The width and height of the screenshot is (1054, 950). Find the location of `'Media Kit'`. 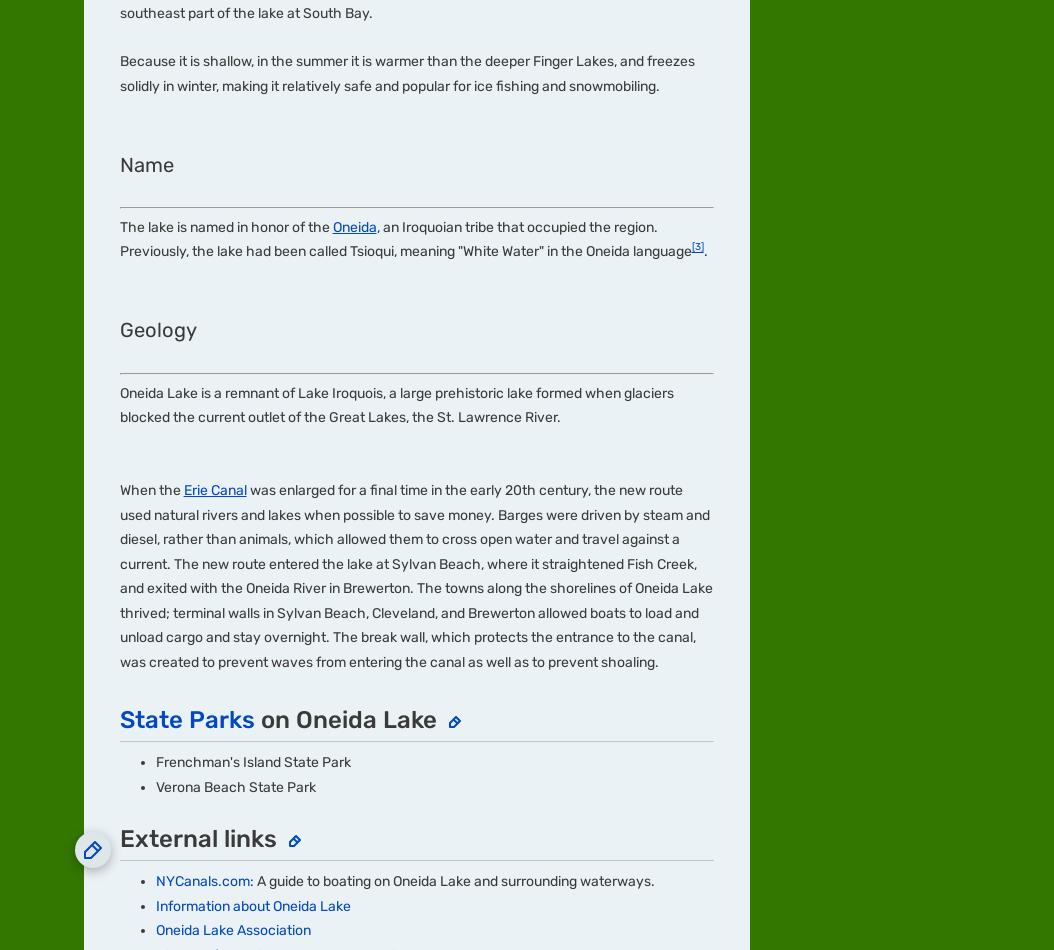

'Media Kit' is located at coordinates (112, 655).